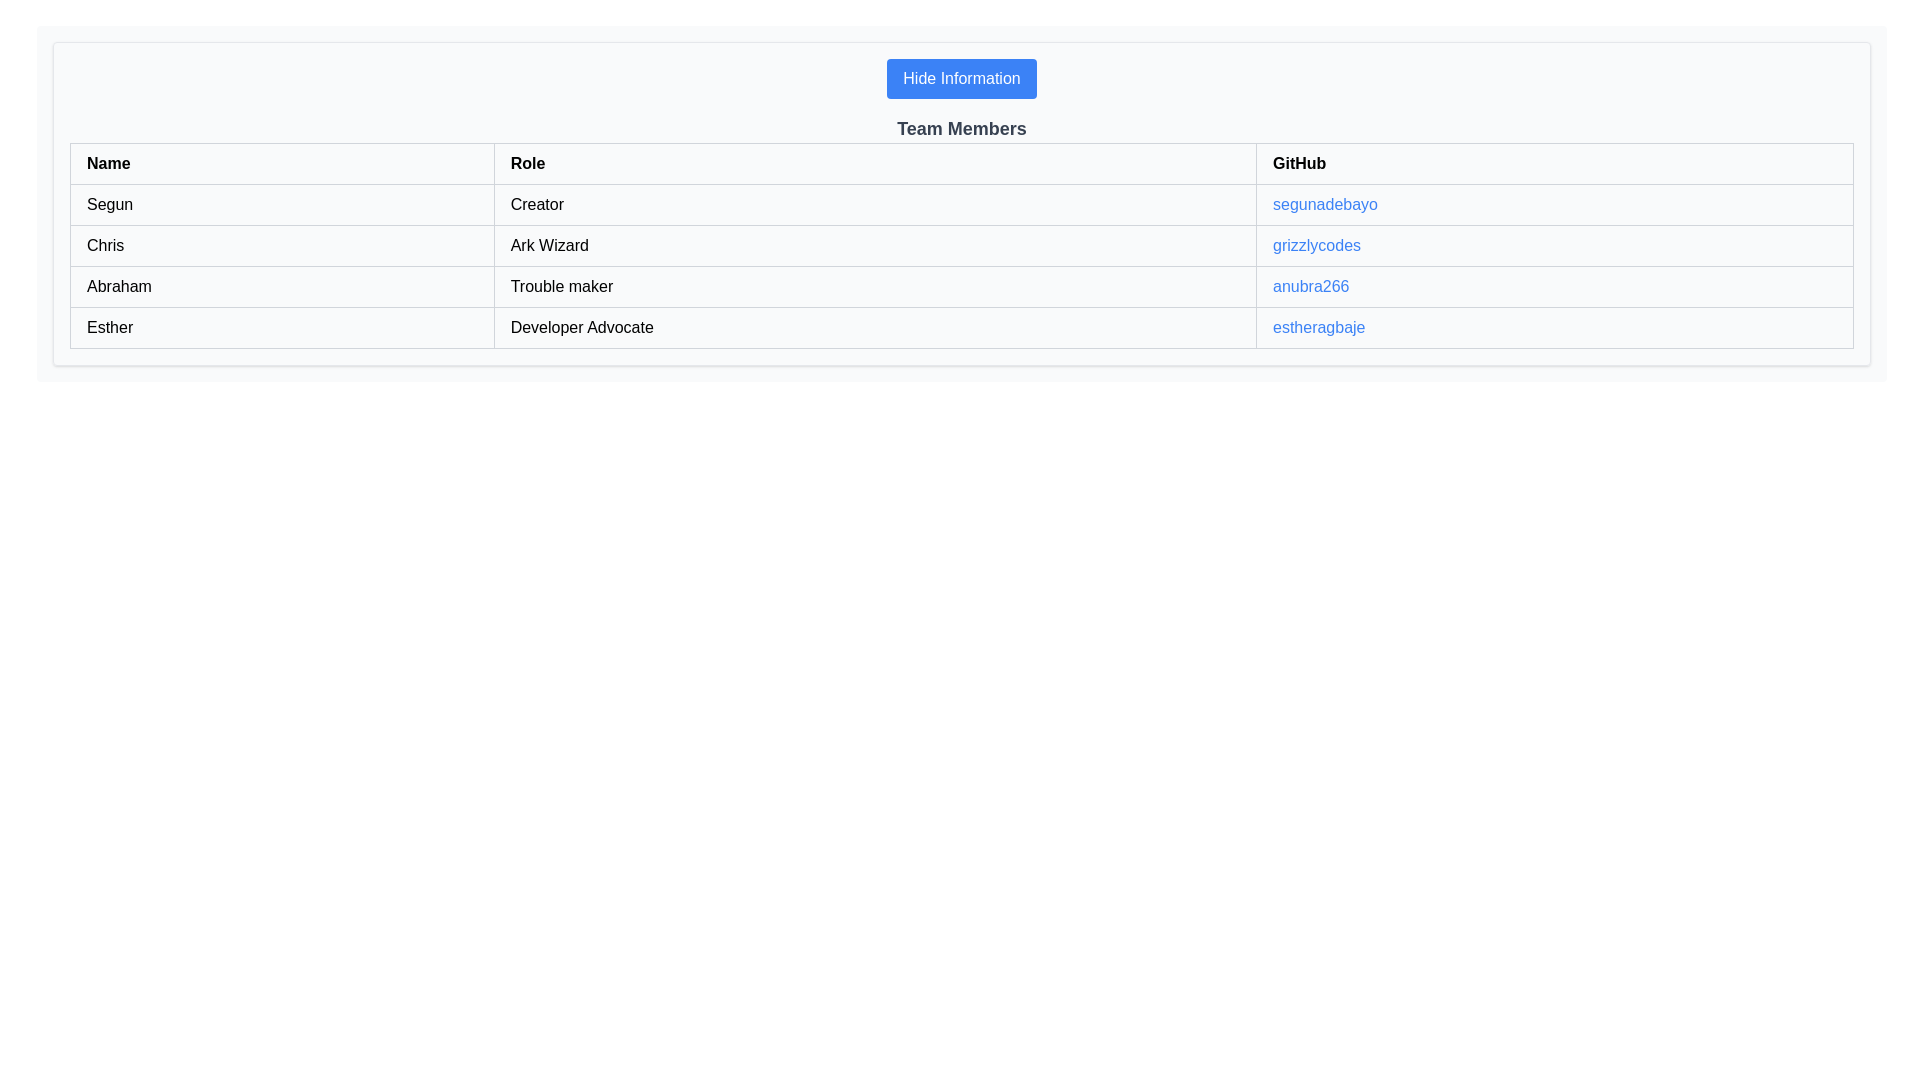  I want to click on the hyperlink 'estheragbaje' located in the bottom-most row of the table under the 'GitHub' column, so click(1319, 326).